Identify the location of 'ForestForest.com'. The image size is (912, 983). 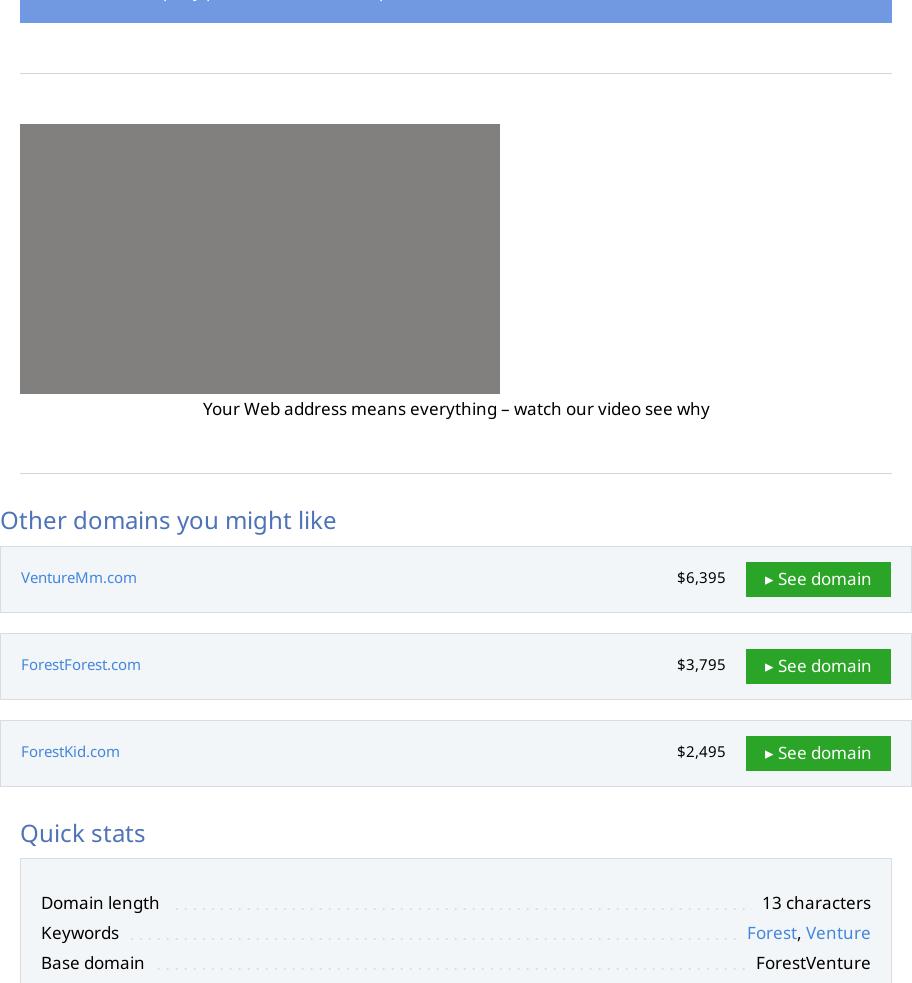
(80, 662).